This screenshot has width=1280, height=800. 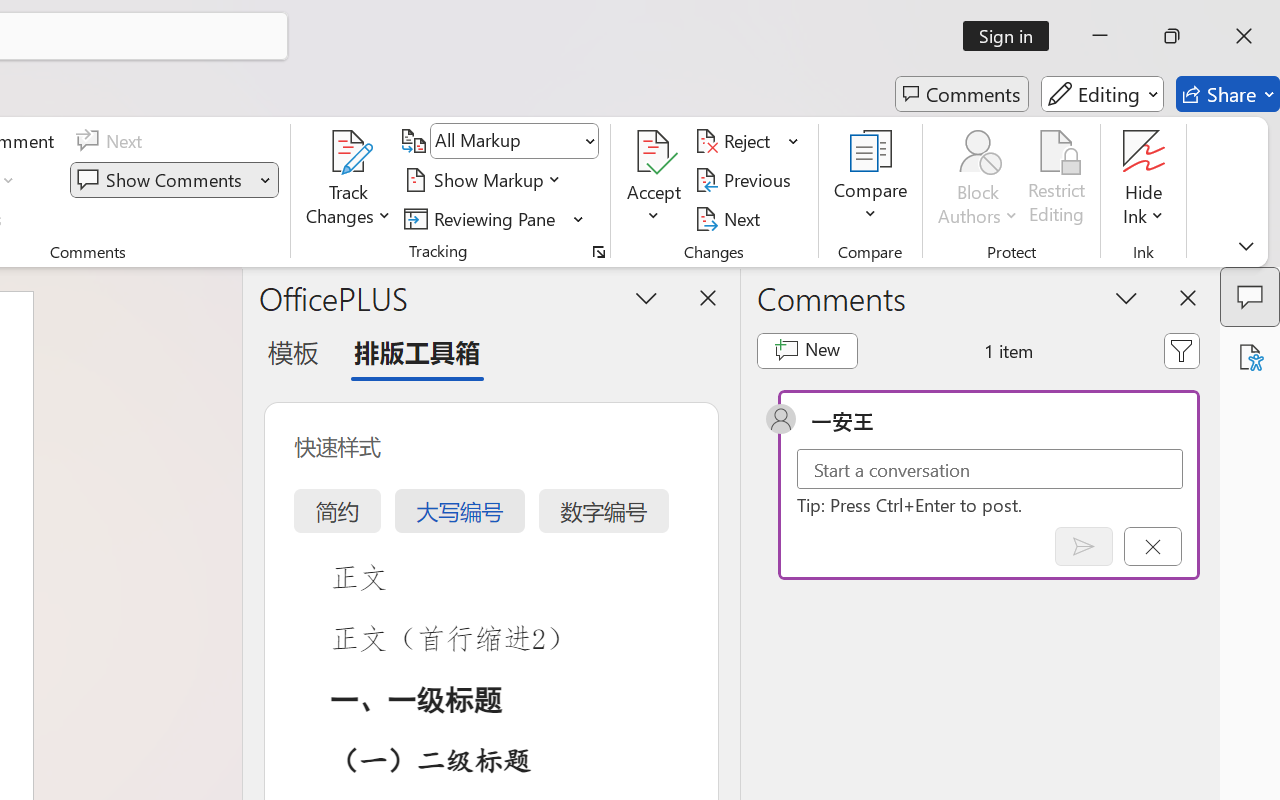 I want to click on 'Previous', so click(x=745, y=179).